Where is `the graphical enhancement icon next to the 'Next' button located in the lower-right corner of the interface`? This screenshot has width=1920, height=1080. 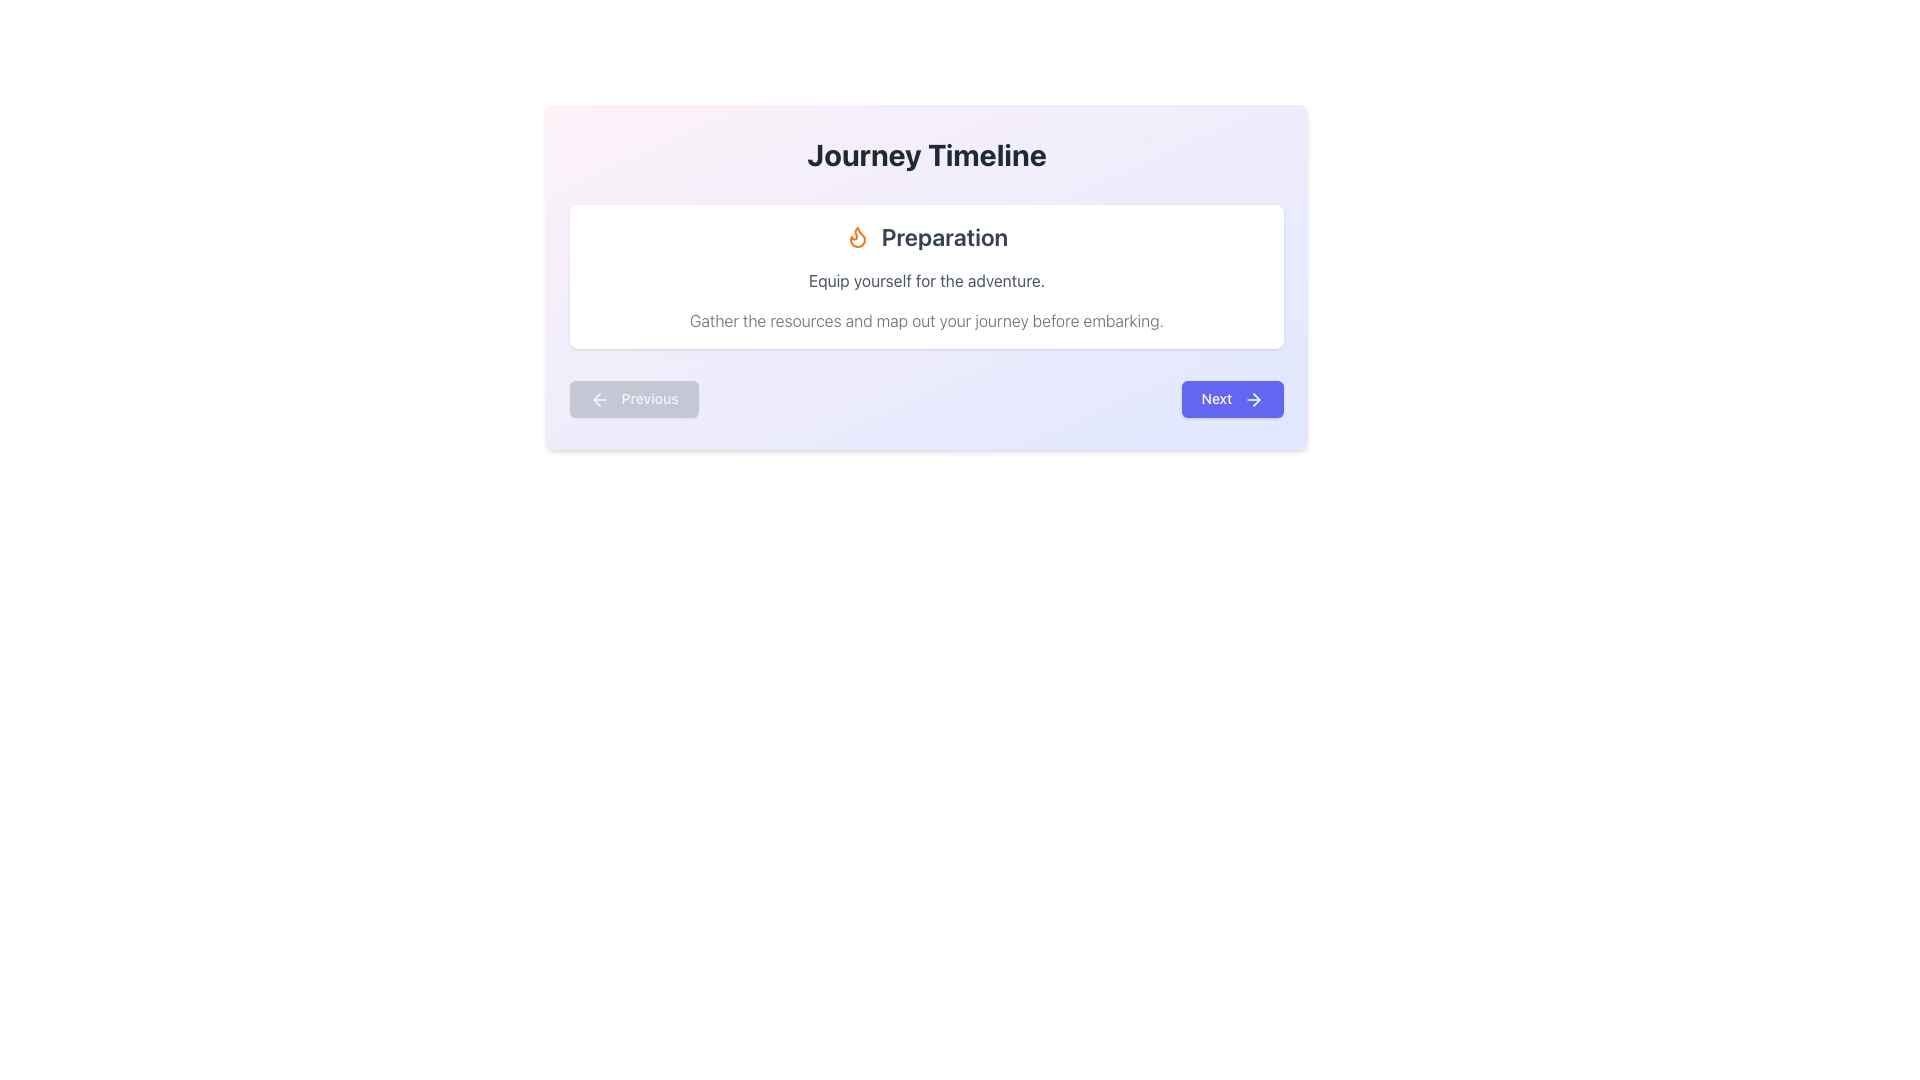 the graphical enhancement icon next to the 'Next' button located in the lower-right corner of the interface is located at coordinates (1252, 400).